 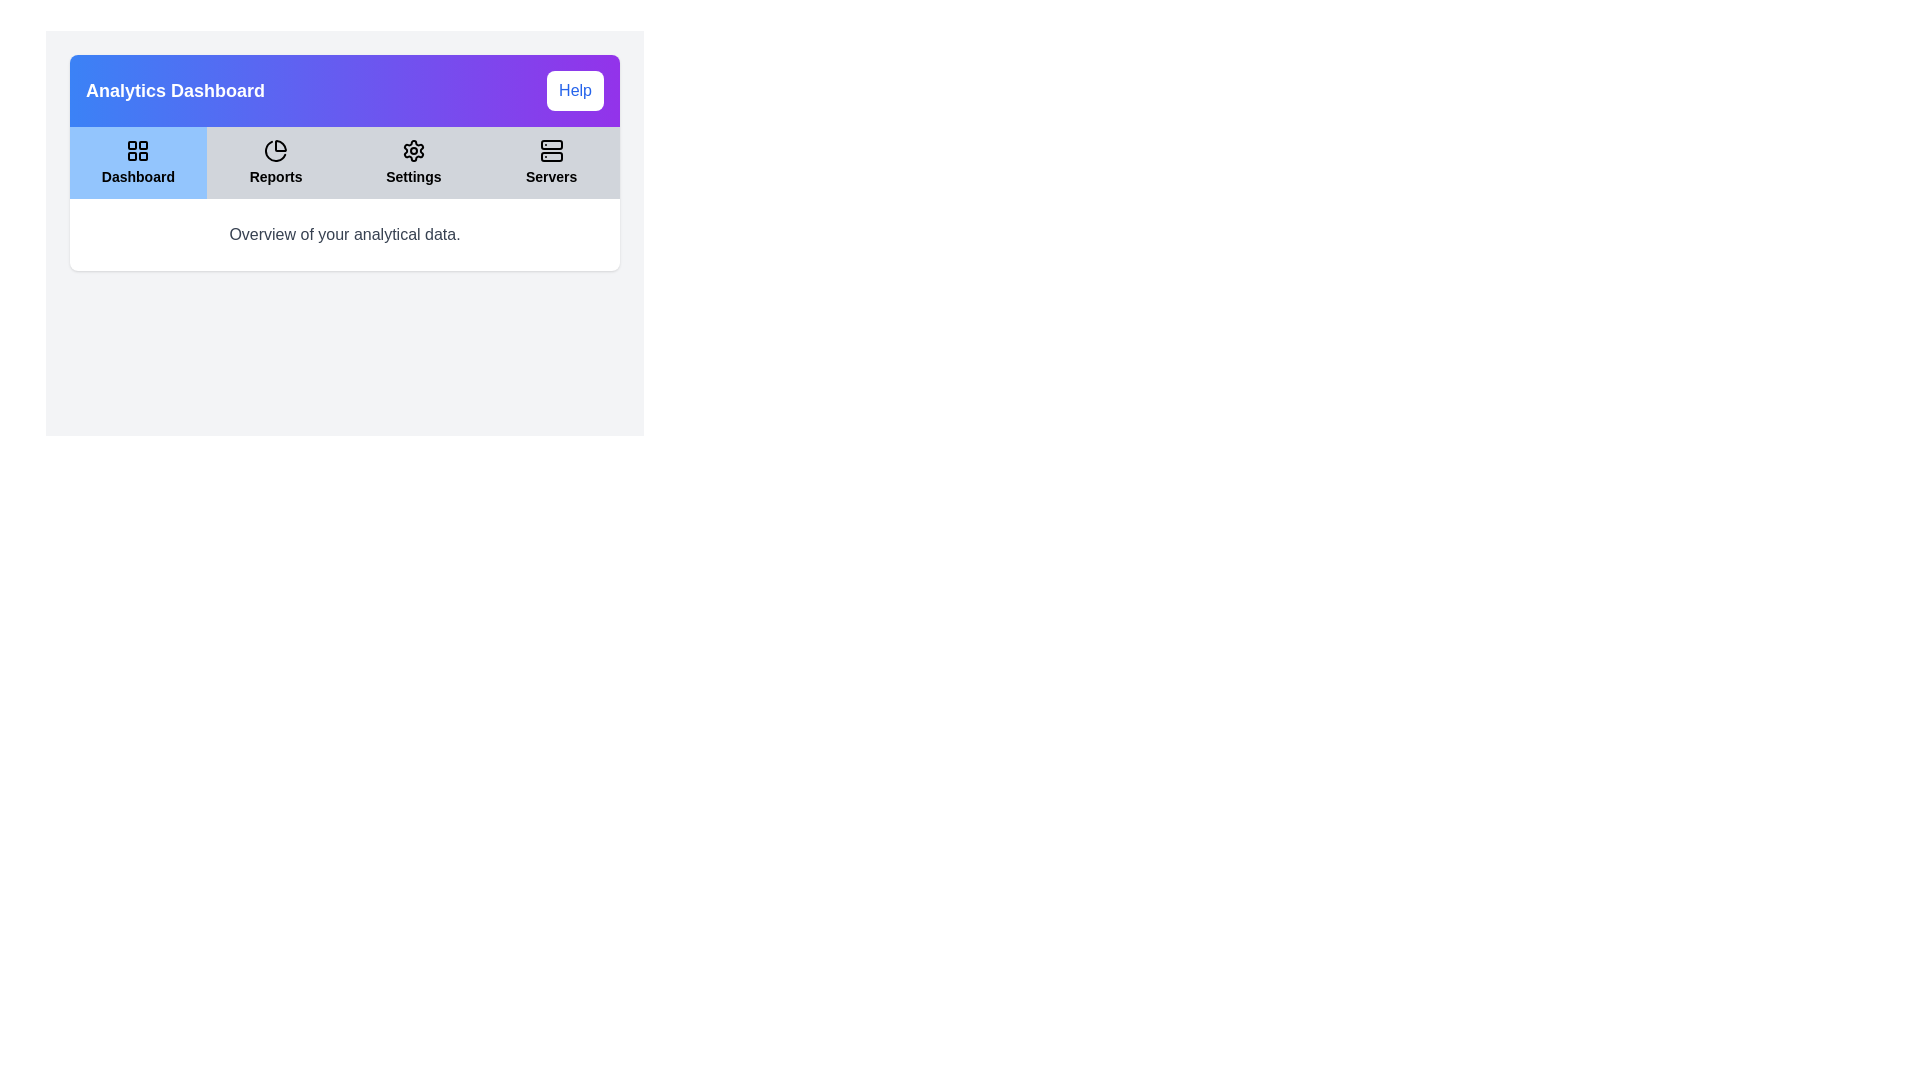 What do you see at coordinates (275, 149) in the screenshot?
I see `the pie chart icon in the upper navigation bar, which is the second icon from the left, adjacent to the 'Reports' label` at bounding box center [275, 149].